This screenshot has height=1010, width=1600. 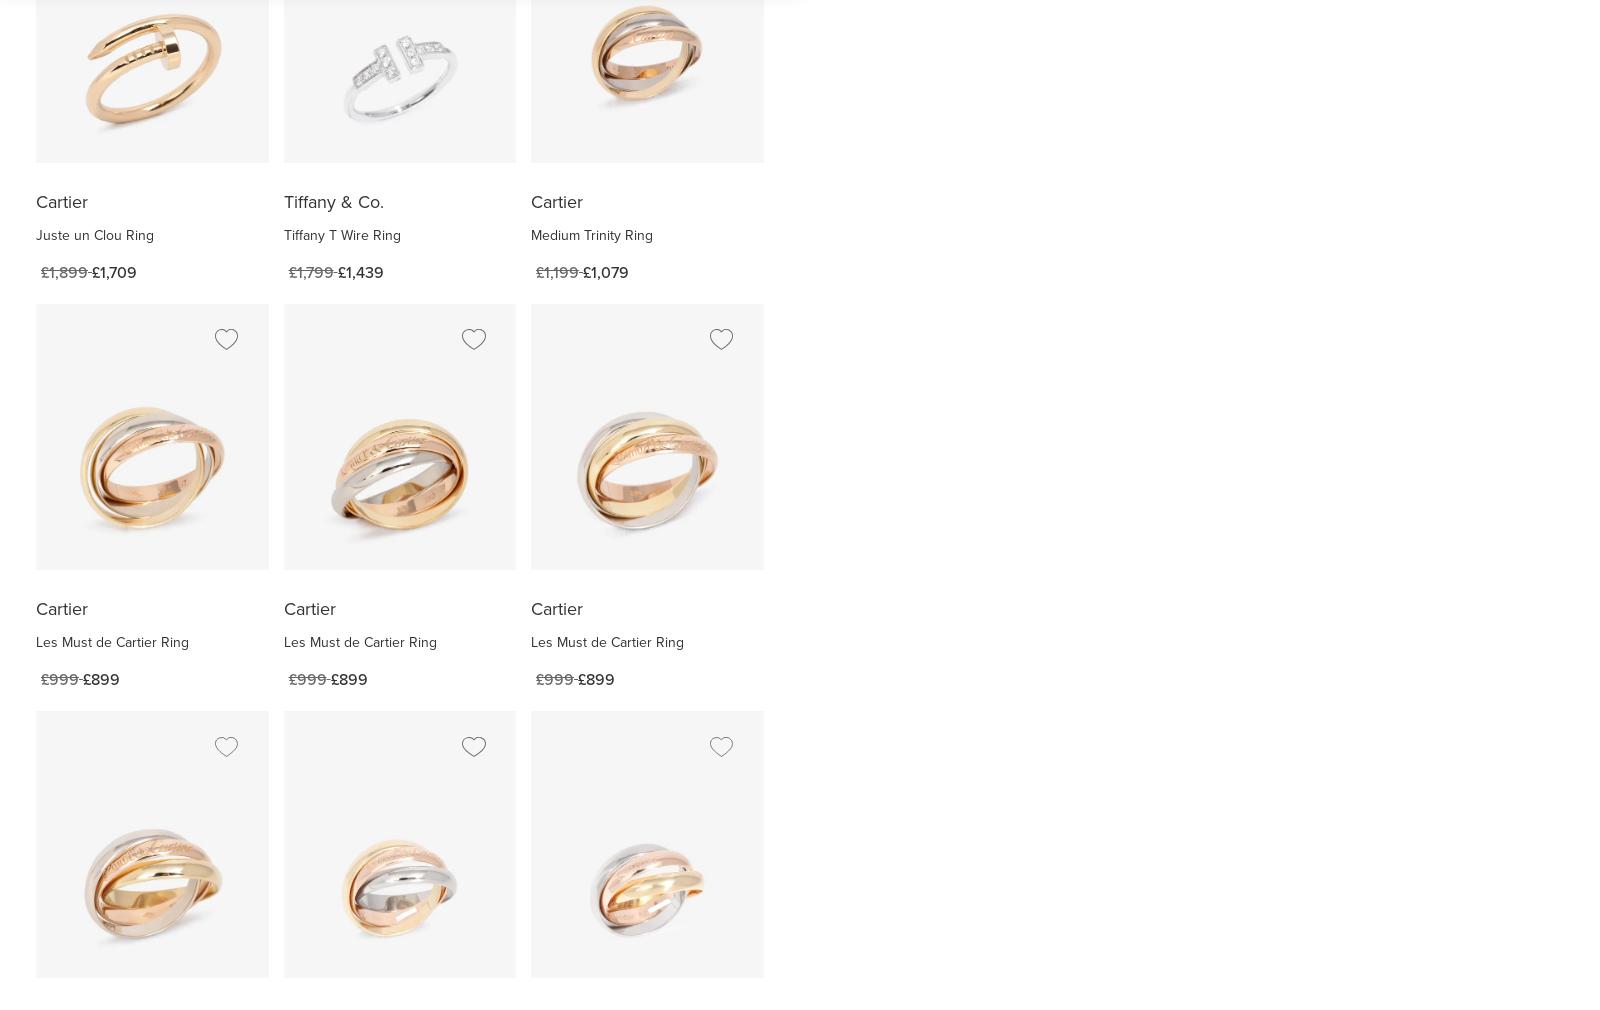 I want to click on 'Medium Trinity Ring', so click(x=591, y=233).